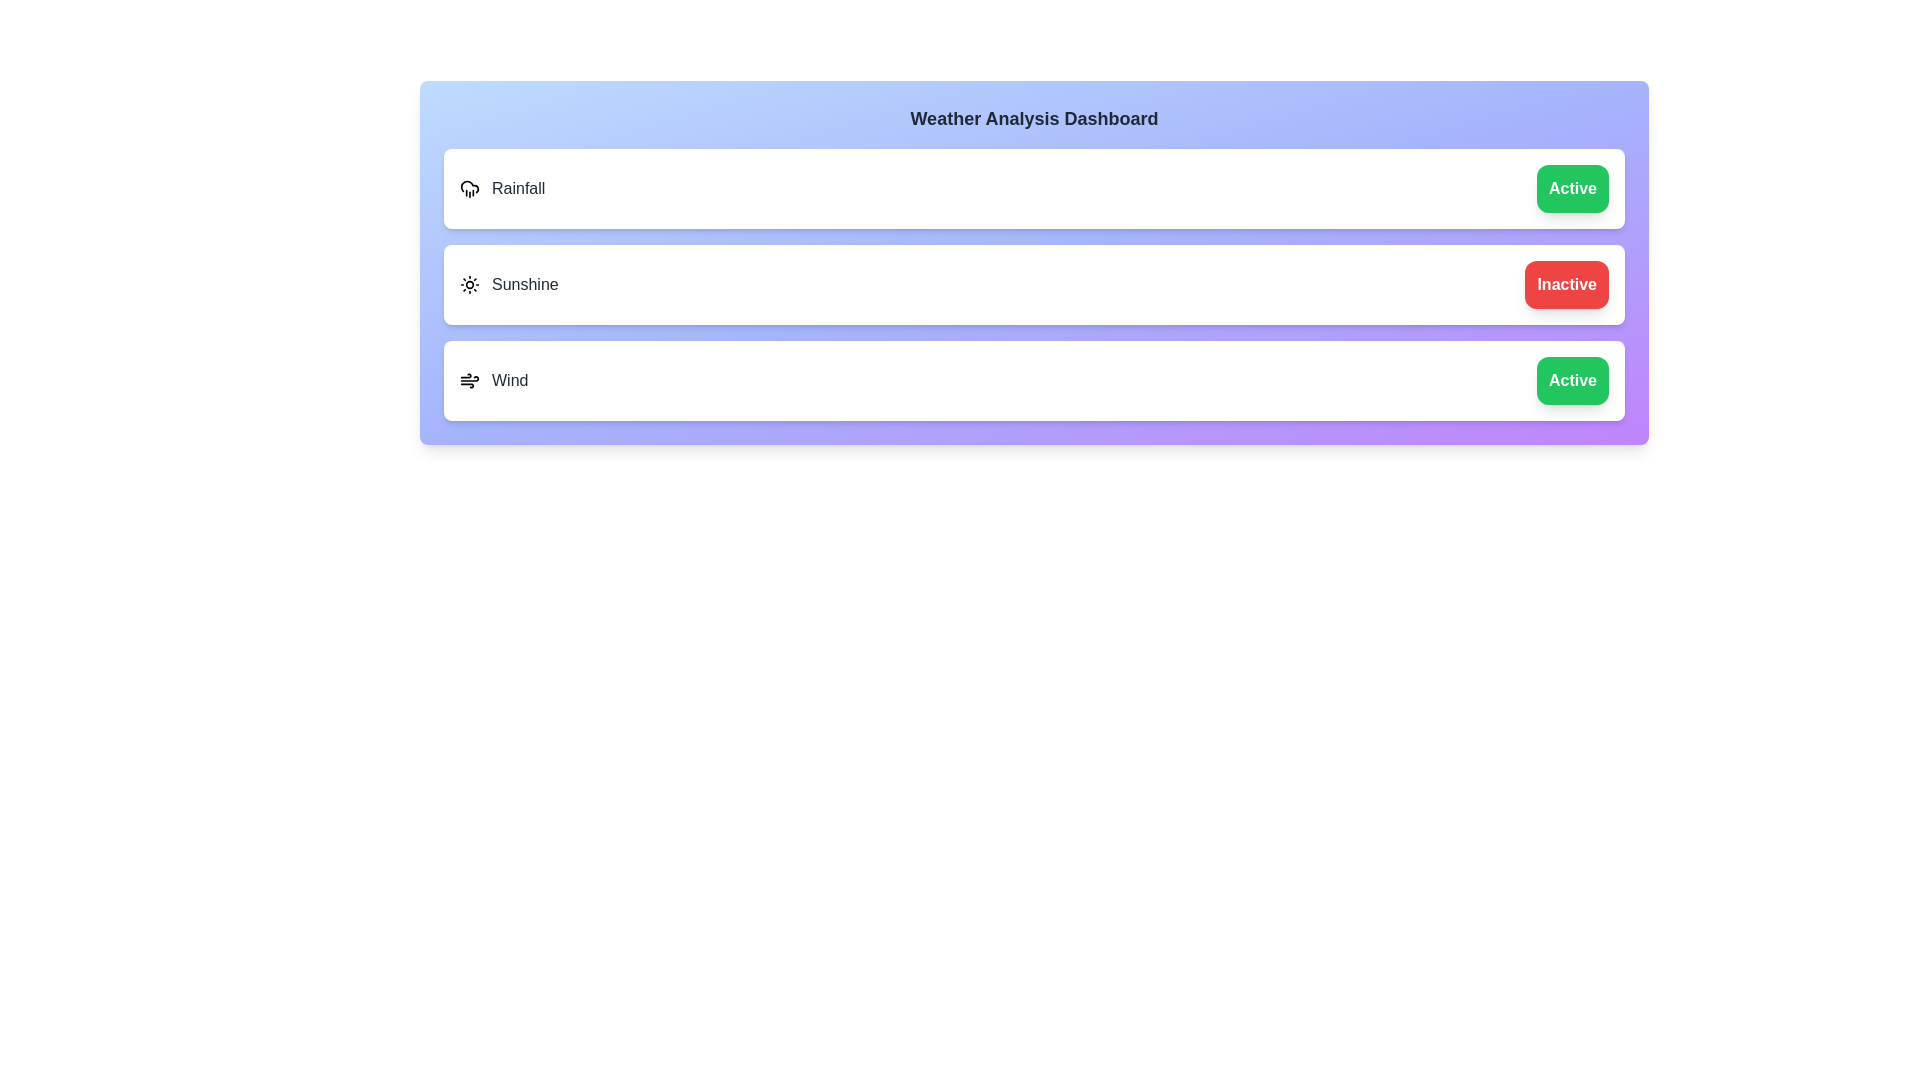 Image resolution: width=1920 pixels, height=1080 pixels. Describe the element at coordinates (469, 381) in the screenshot. I see `the icon for the feature Wind to toggle its state` at that location.